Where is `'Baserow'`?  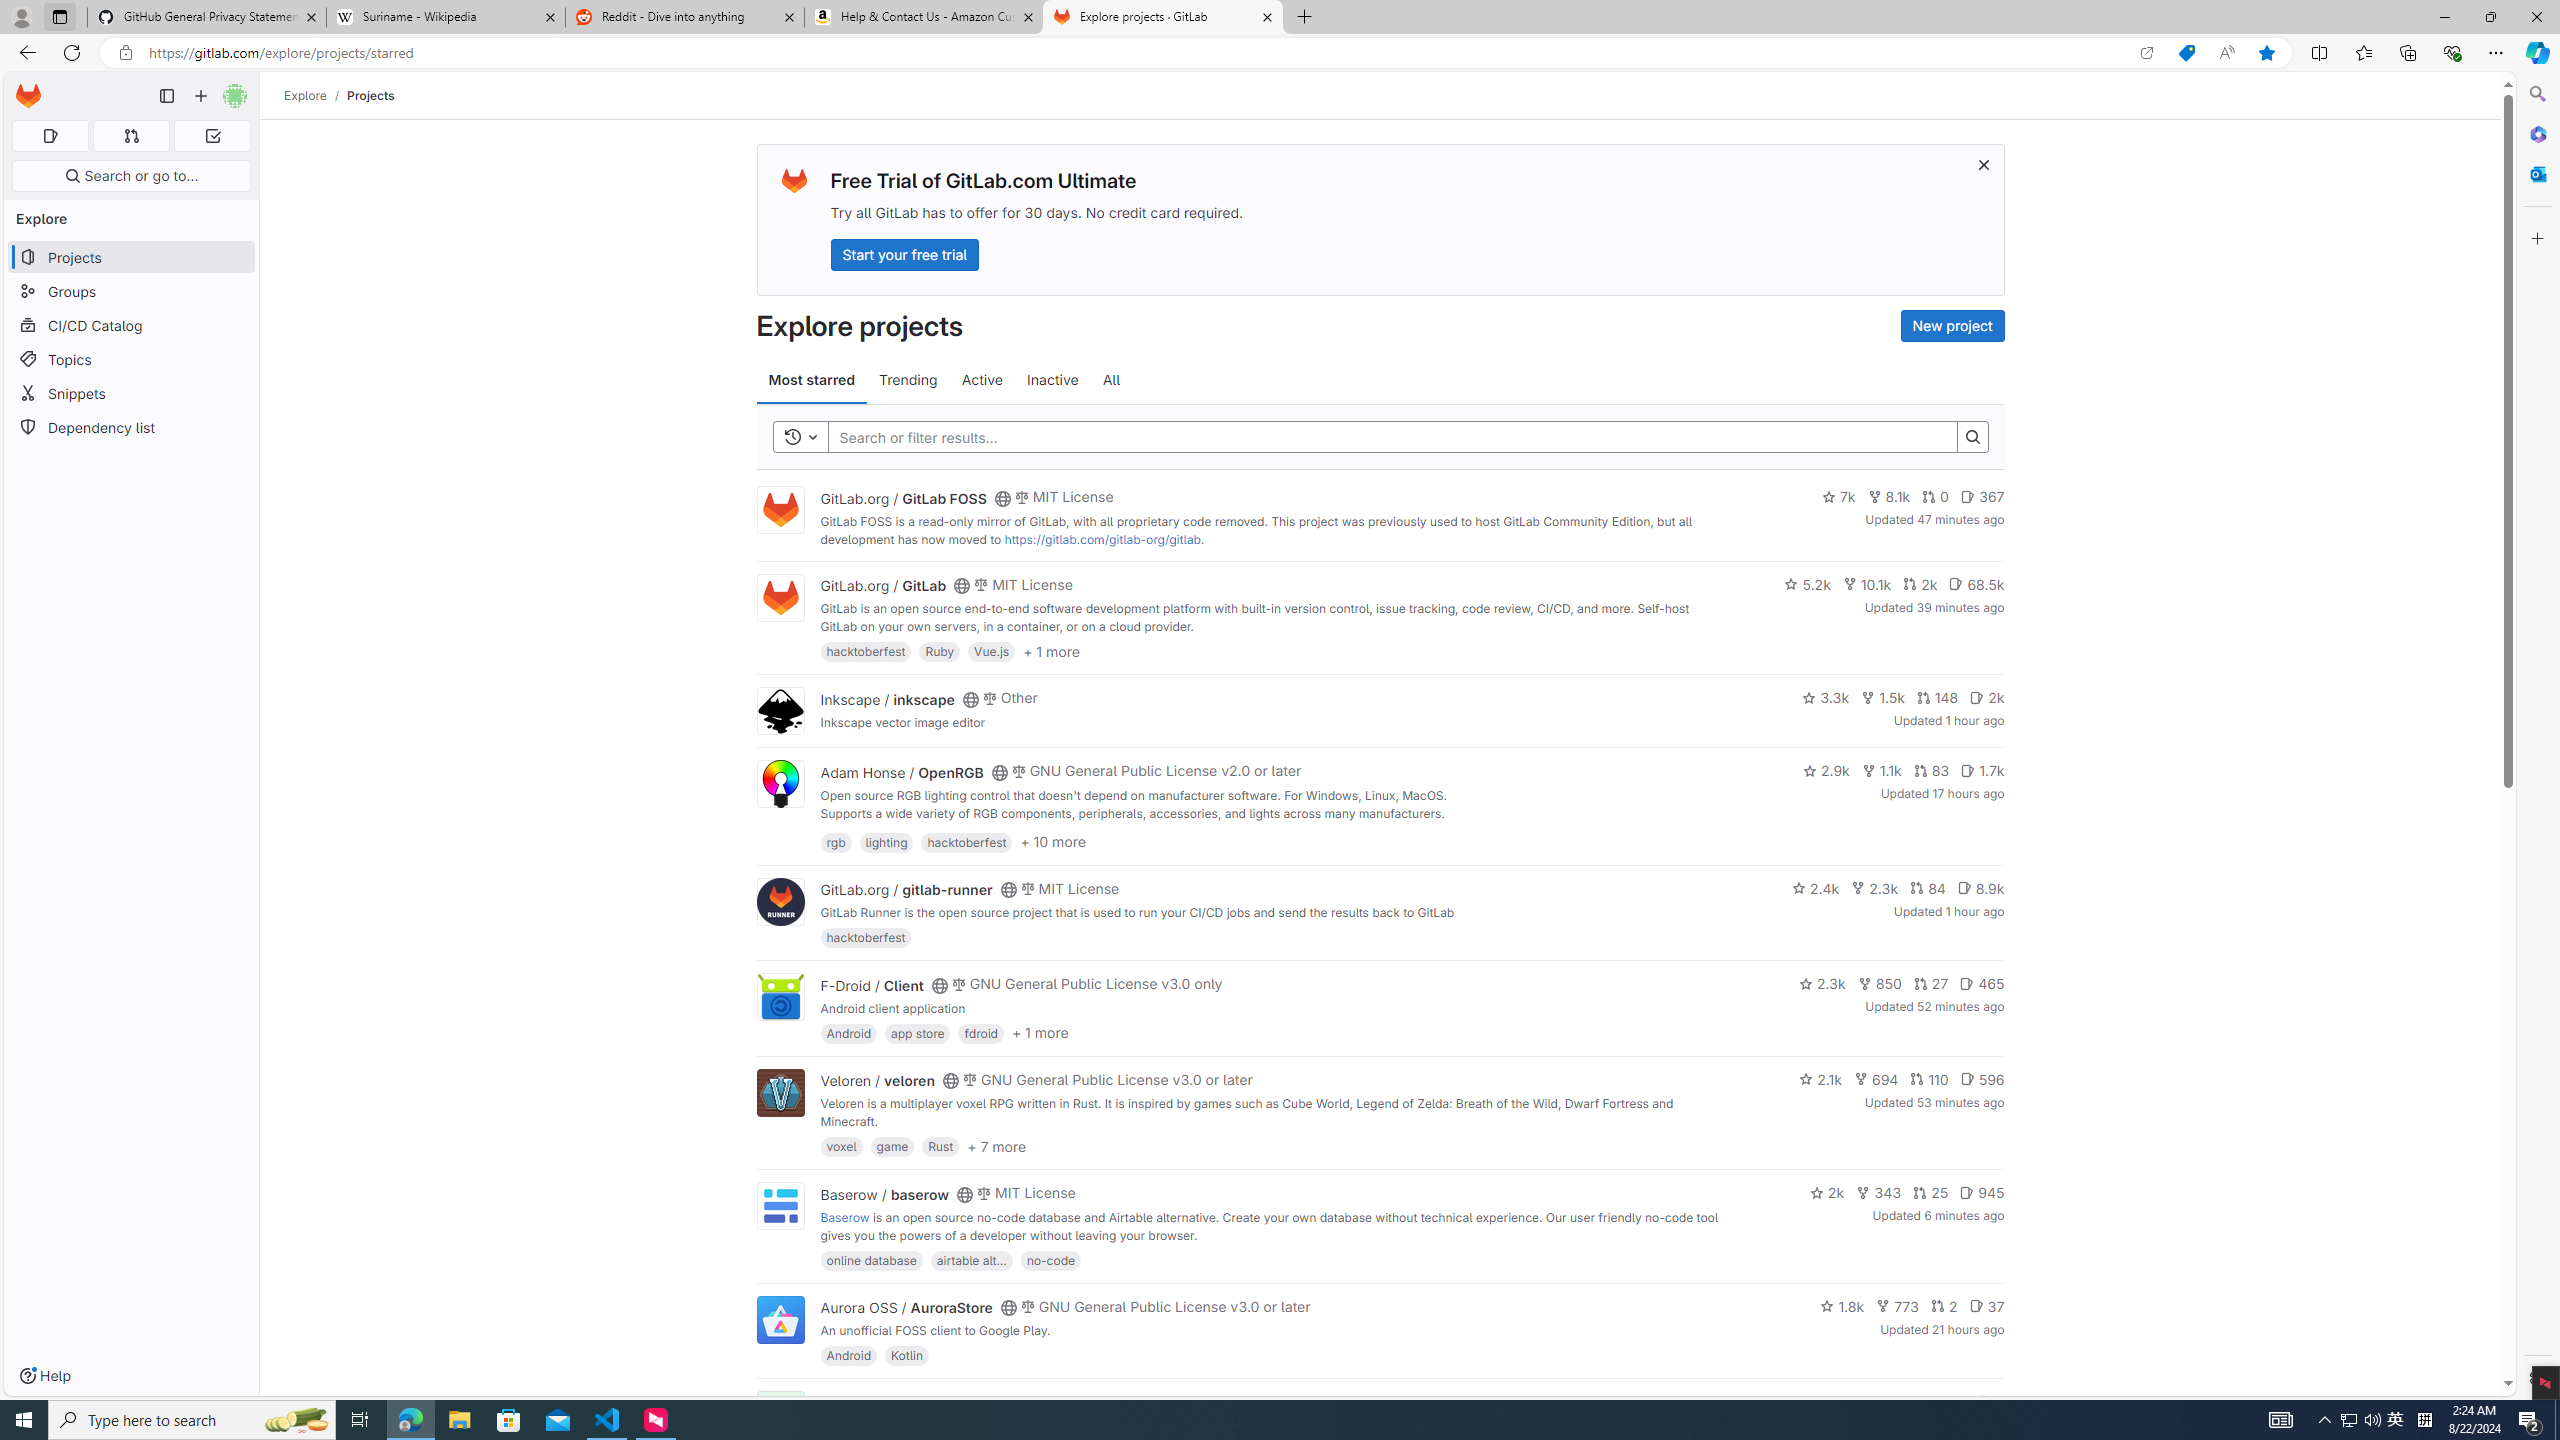
'Baserow' is located at coordinates (843, 1217).